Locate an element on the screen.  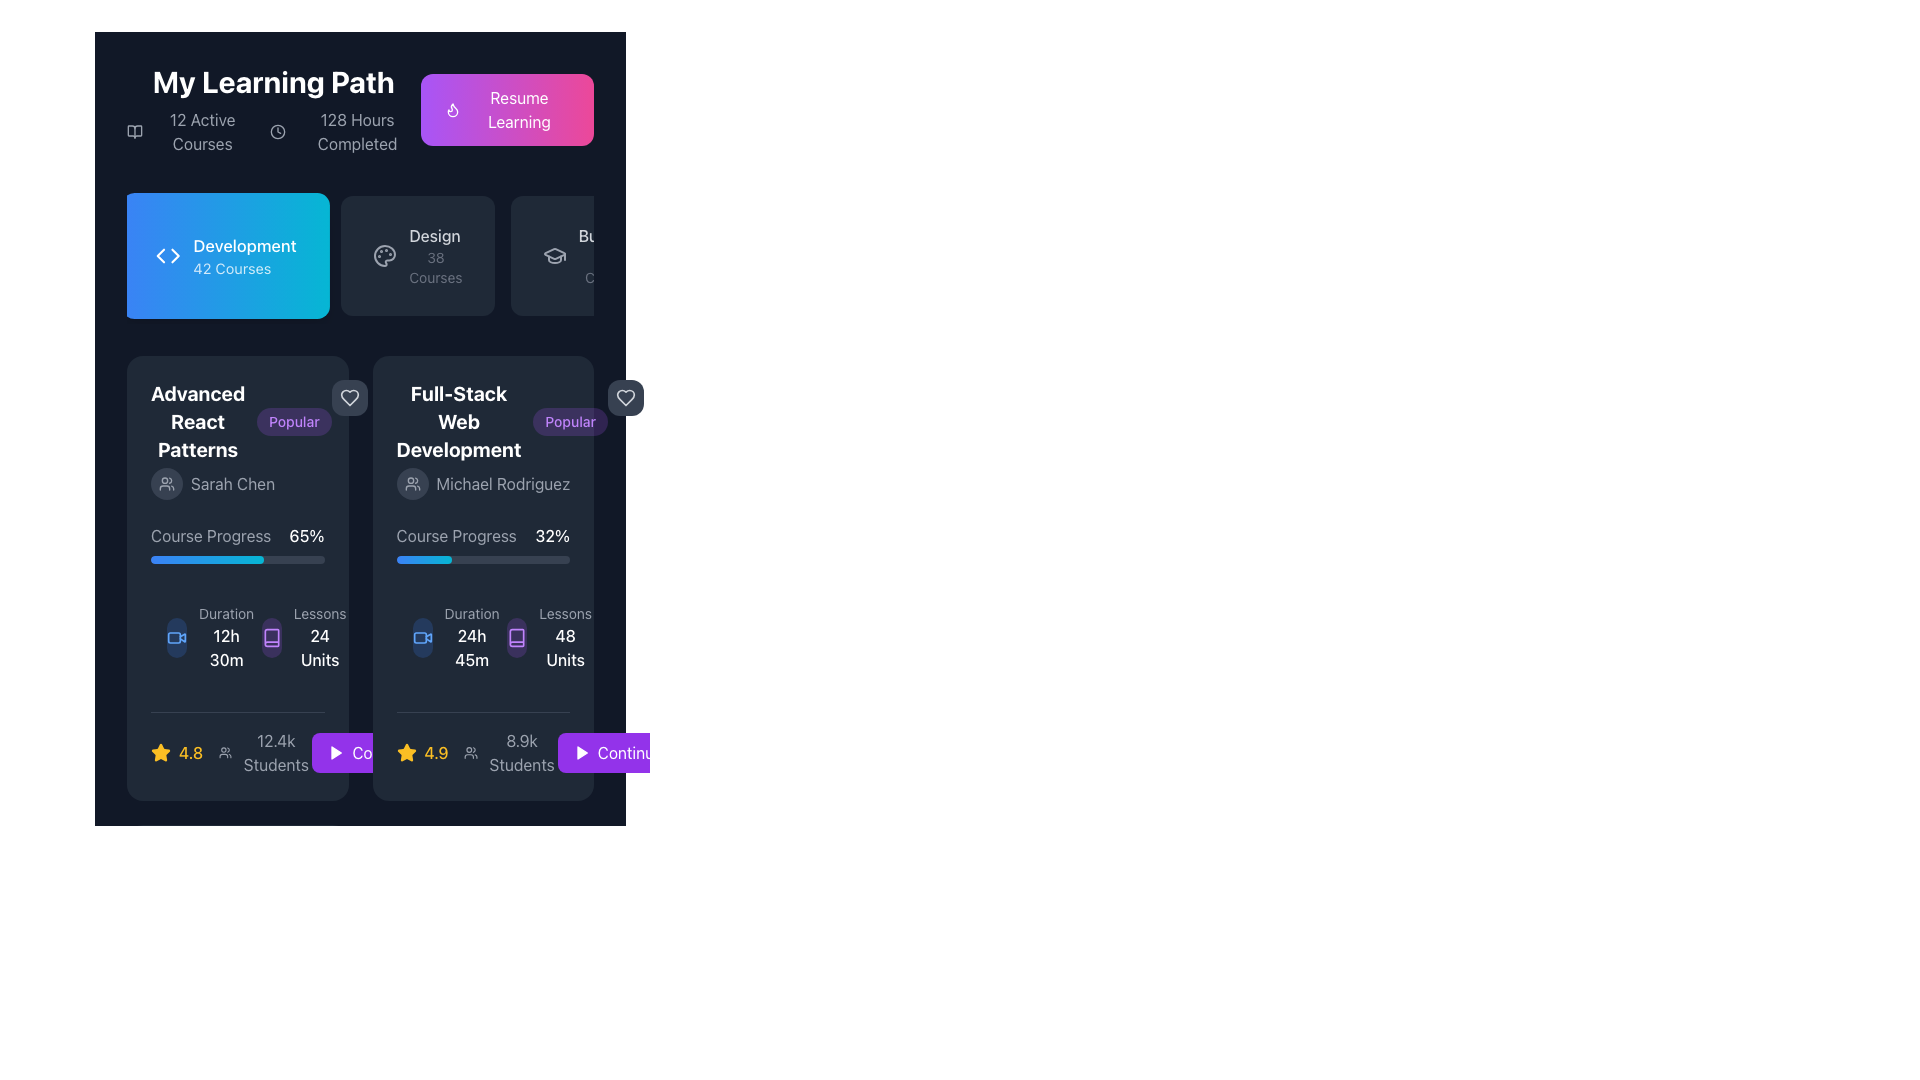
the text component displaying the value '4.9', which is styled in amber color and is part of the rating display for the 'Full-Stack Web Development' course card, located near the bottom of the card is located at coordinates (435, 752).